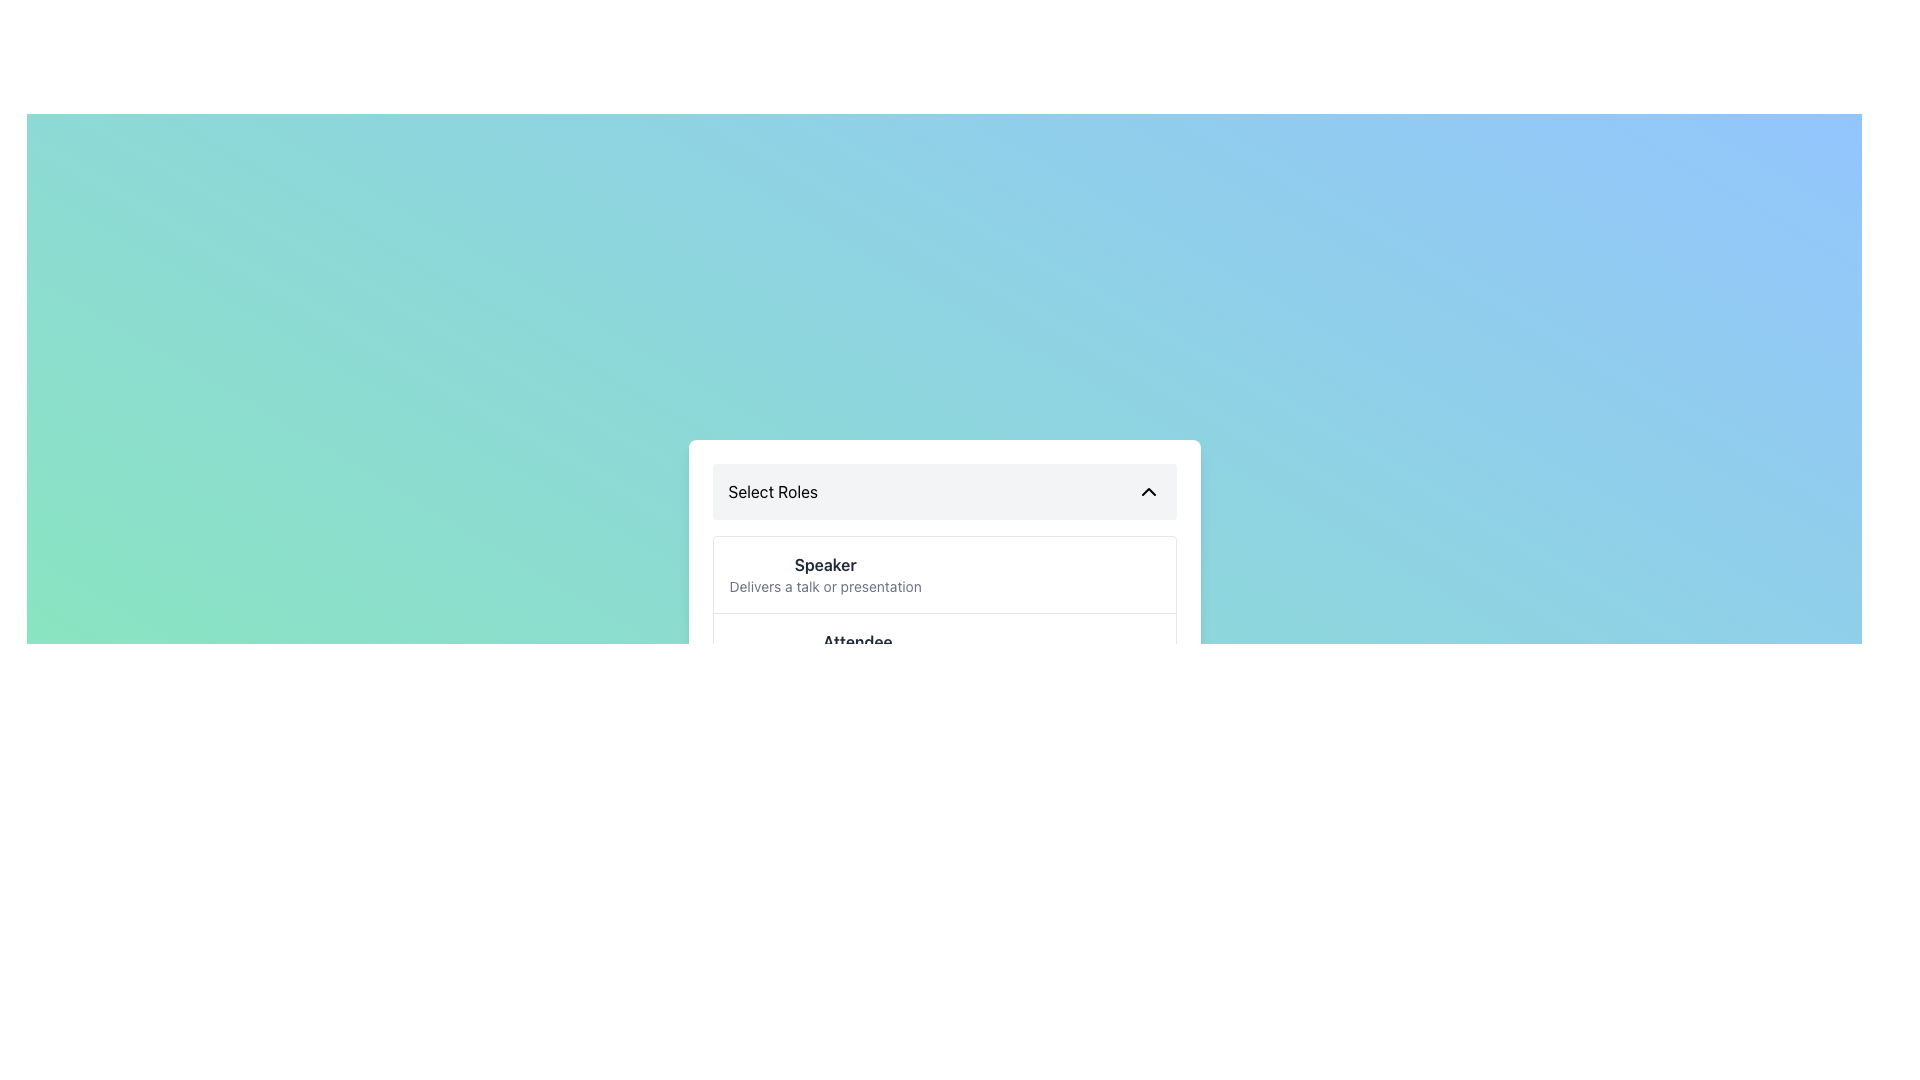  Describe the element at coordinates (857, 651) in the screenshot. I see `the role selection option located below the 'Speaker: Delivers a talk or presentation' item in the 'Select Roles' dropdown menu` at that location.